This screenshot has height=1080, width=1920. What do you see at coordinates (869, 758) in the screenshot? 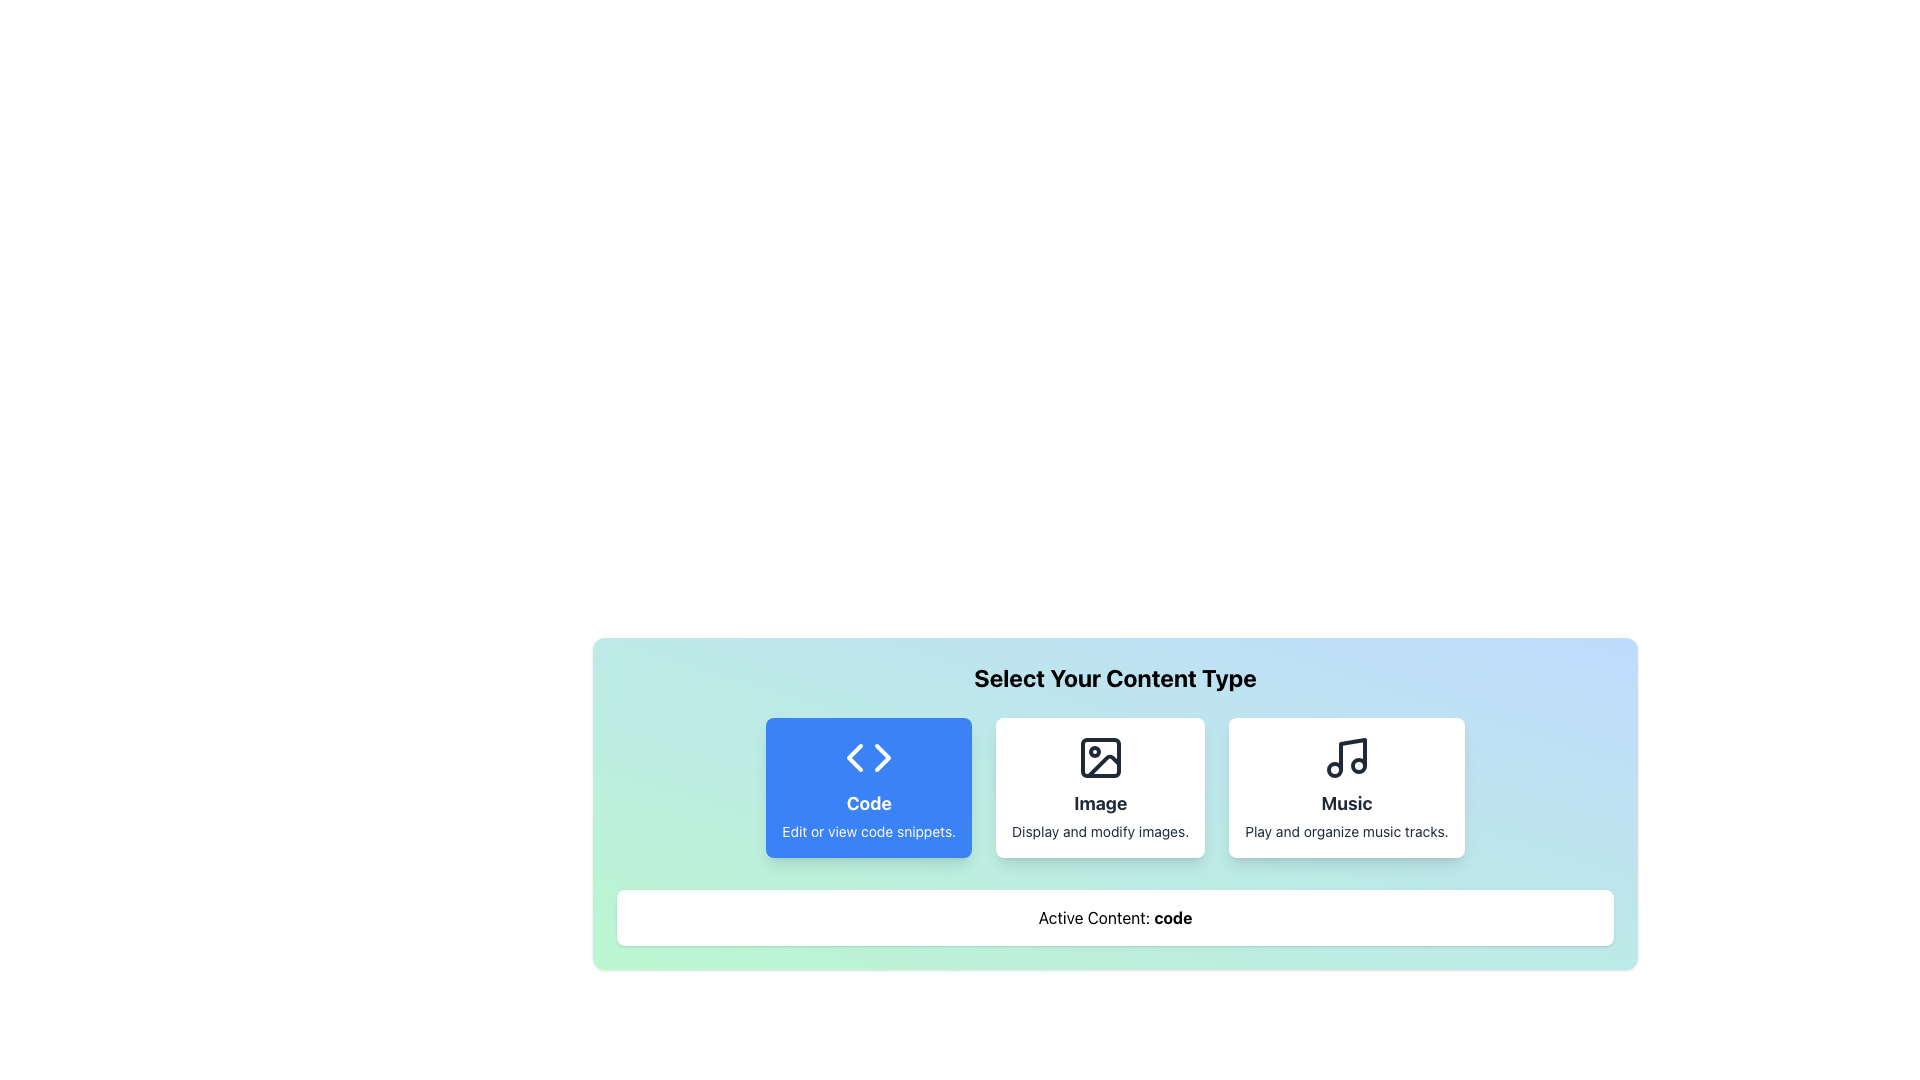
I see `the code icon located in the first position of the horizontally aligned menu, above the text 'Code'` at bounding box center [869, 758].